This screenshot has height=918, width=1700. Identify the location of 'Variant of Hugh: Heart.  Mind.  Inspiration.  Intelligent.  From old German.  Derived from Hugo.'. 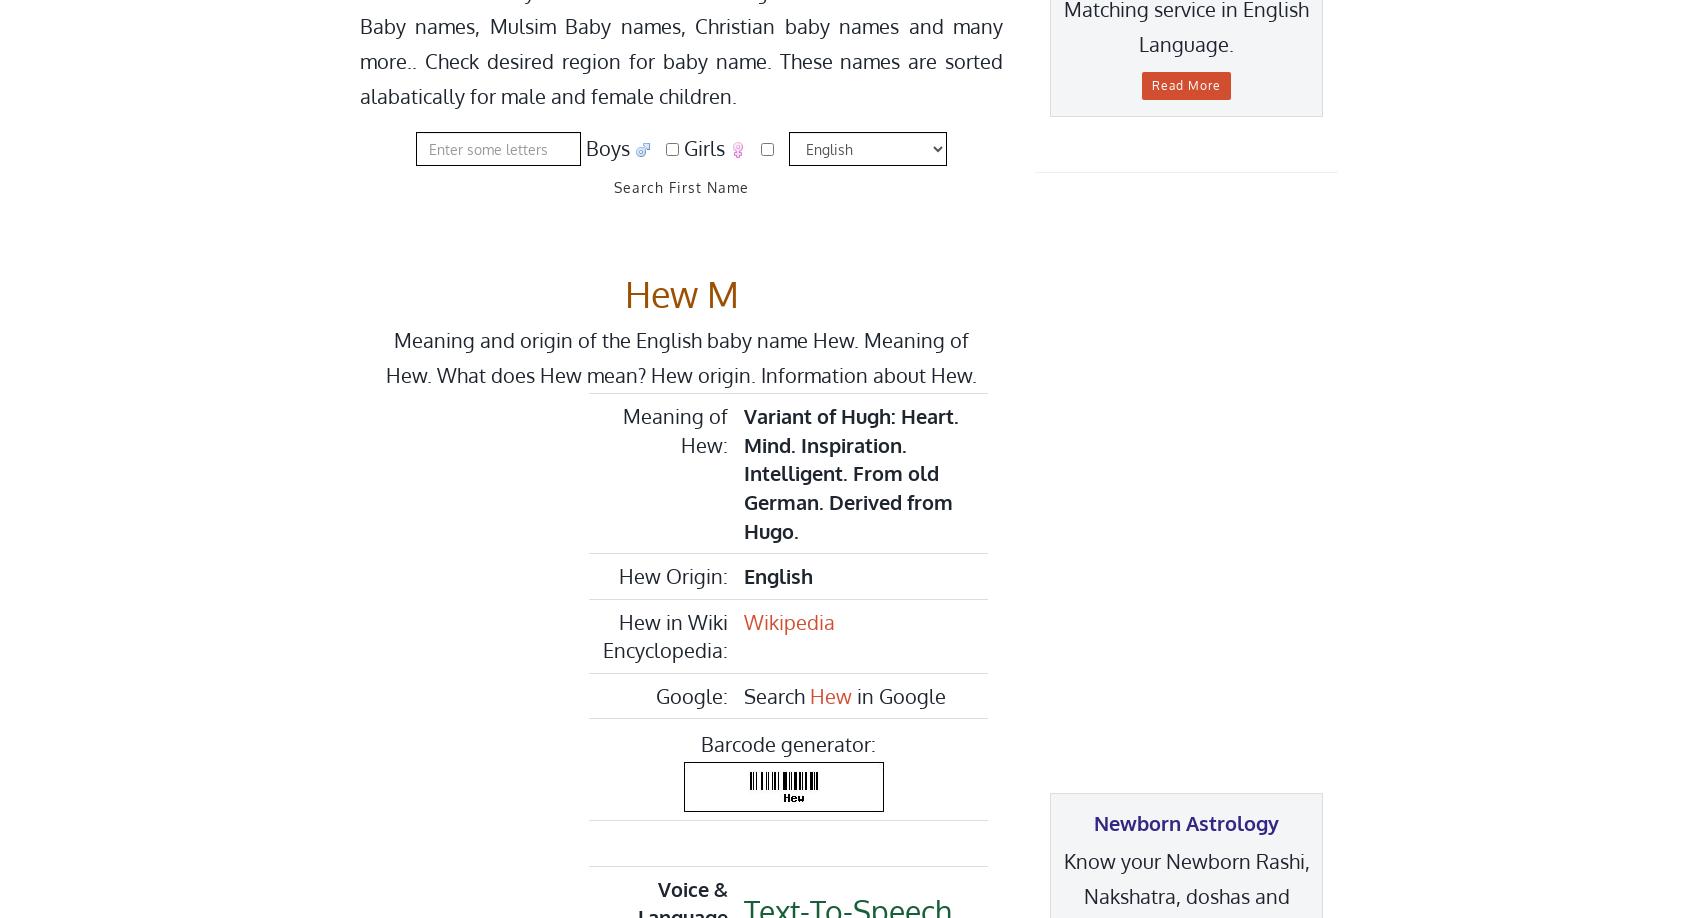
(850, 473).